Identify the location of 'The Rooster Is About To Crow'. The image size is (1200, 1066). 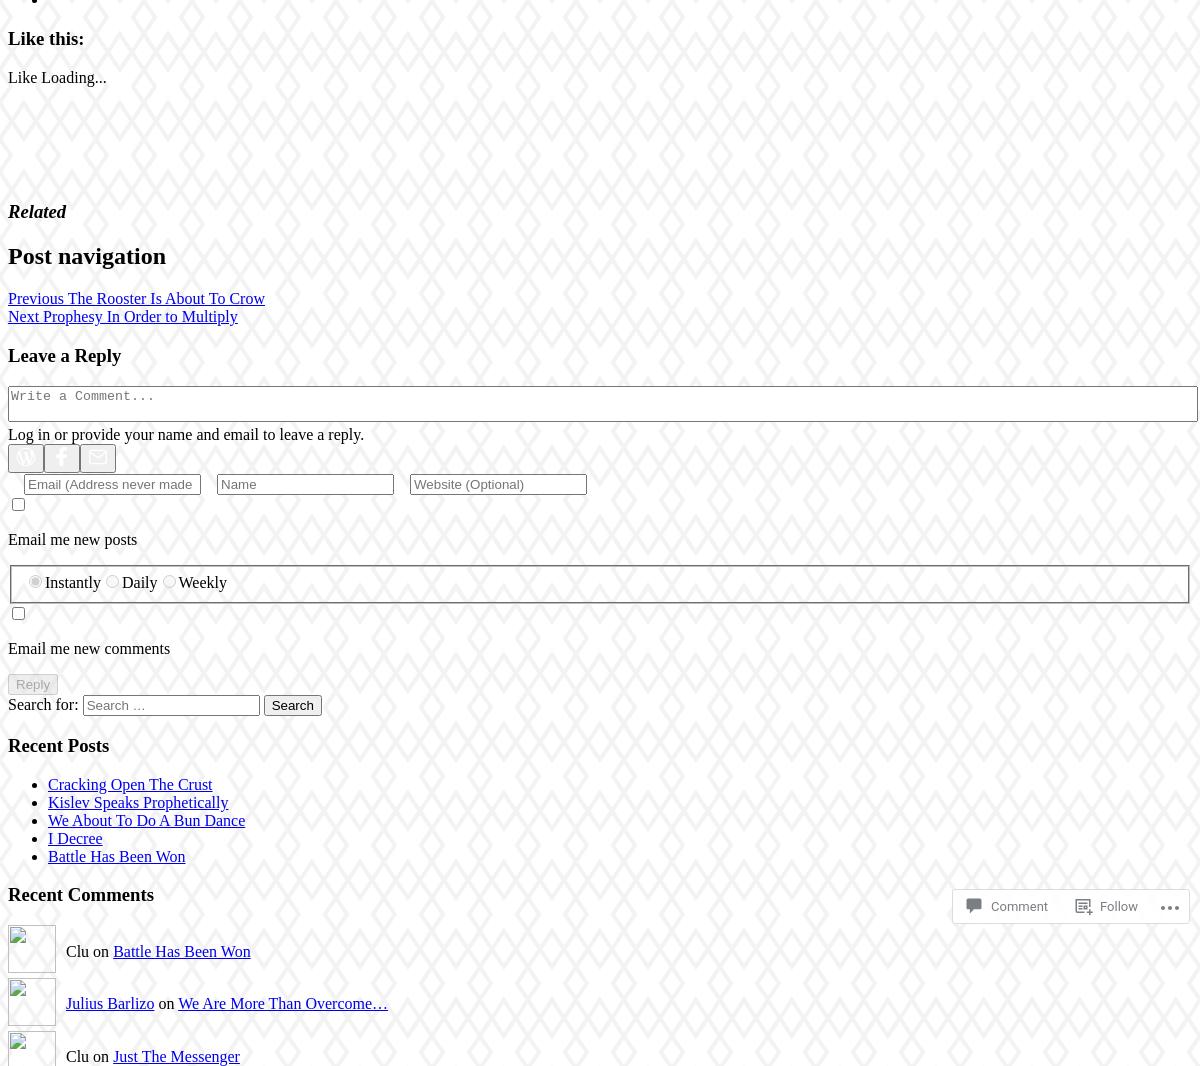
(164, 298).